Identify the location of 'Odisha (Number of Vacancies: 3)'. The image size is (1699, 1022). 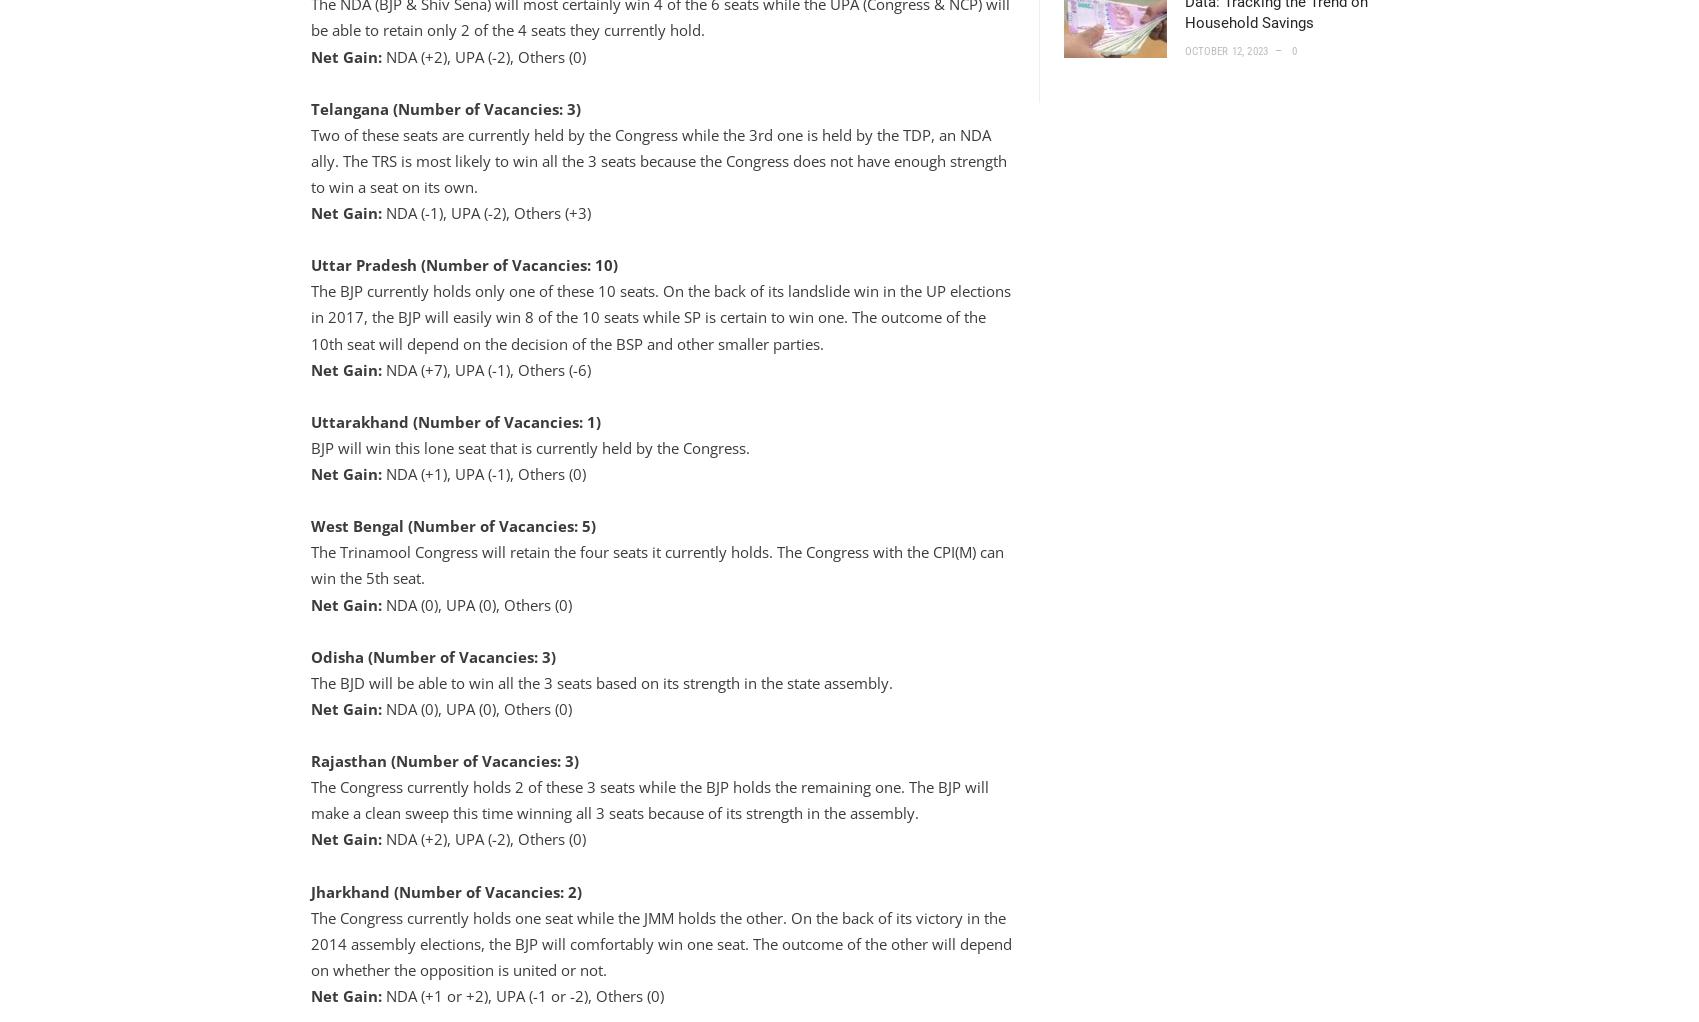
(309, 656).